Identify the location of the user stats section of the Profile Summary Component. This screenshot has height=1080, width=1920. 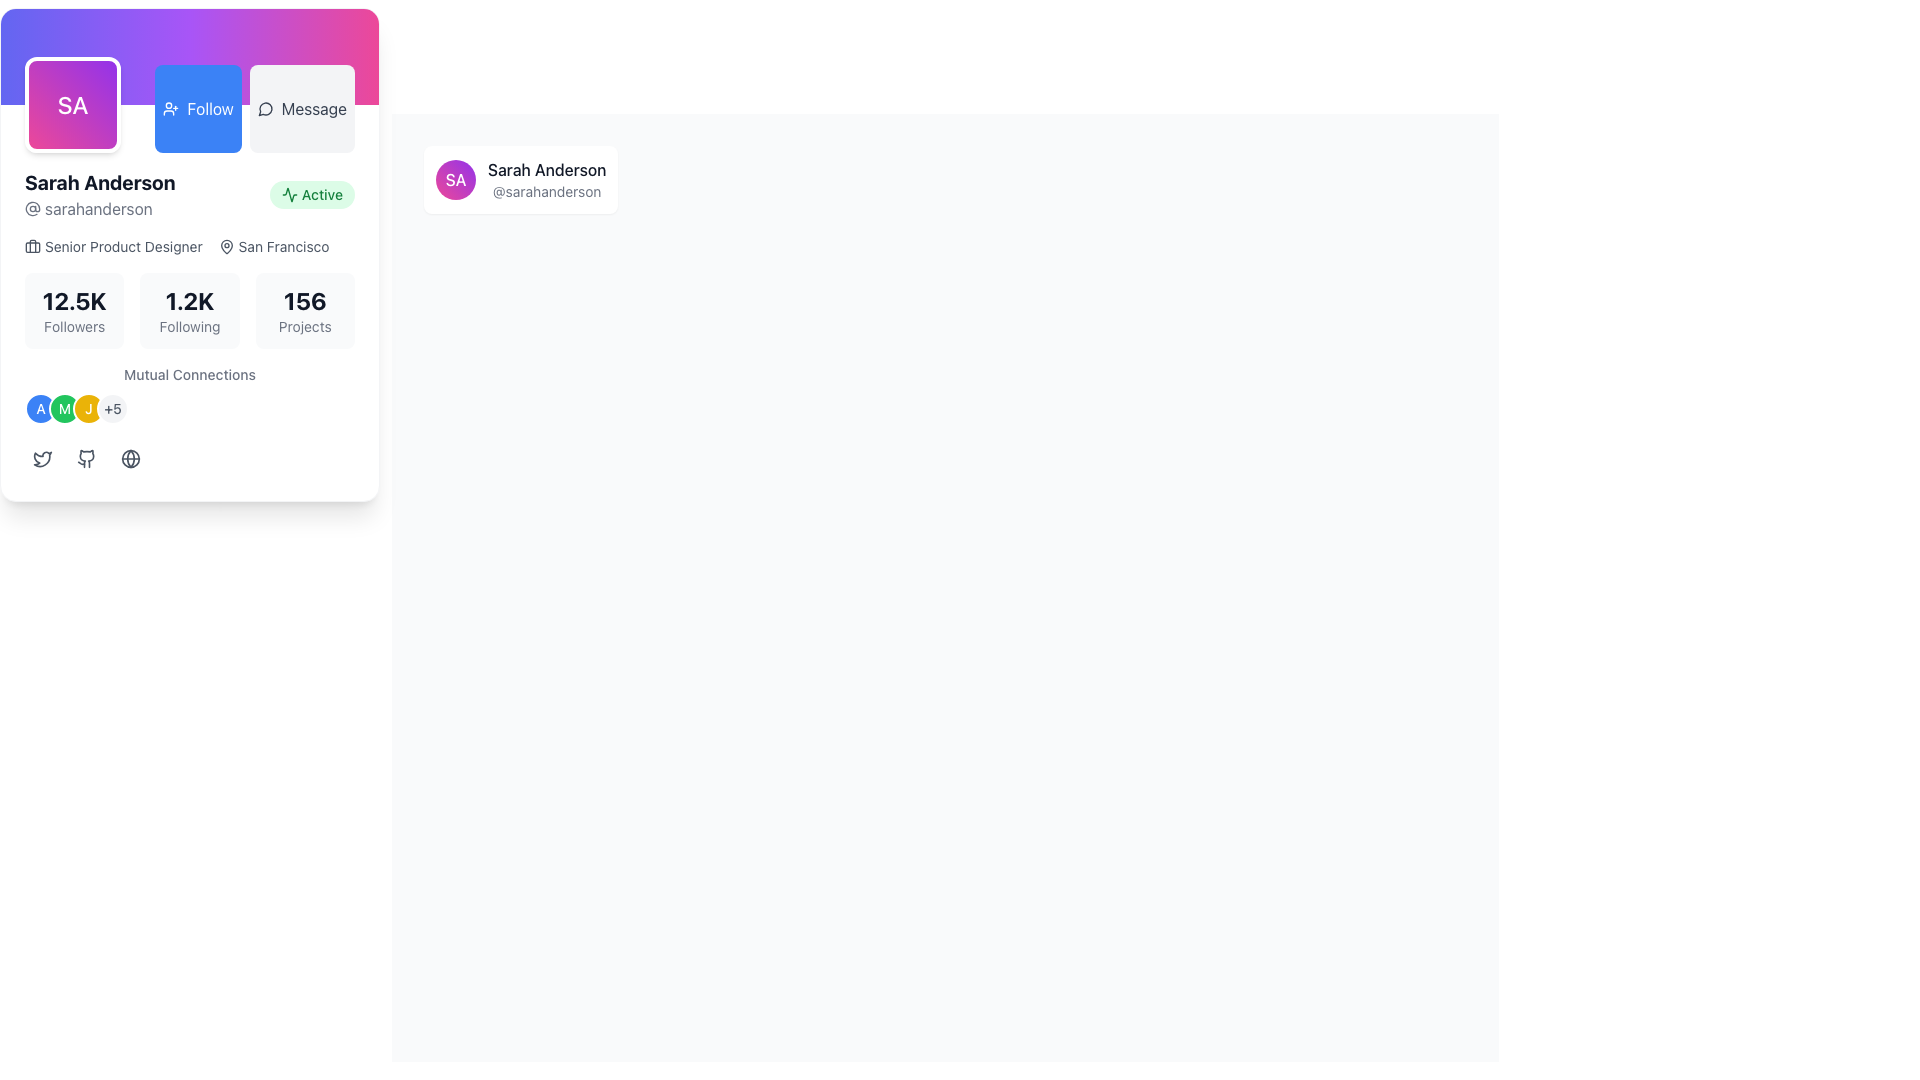
(190, 322).